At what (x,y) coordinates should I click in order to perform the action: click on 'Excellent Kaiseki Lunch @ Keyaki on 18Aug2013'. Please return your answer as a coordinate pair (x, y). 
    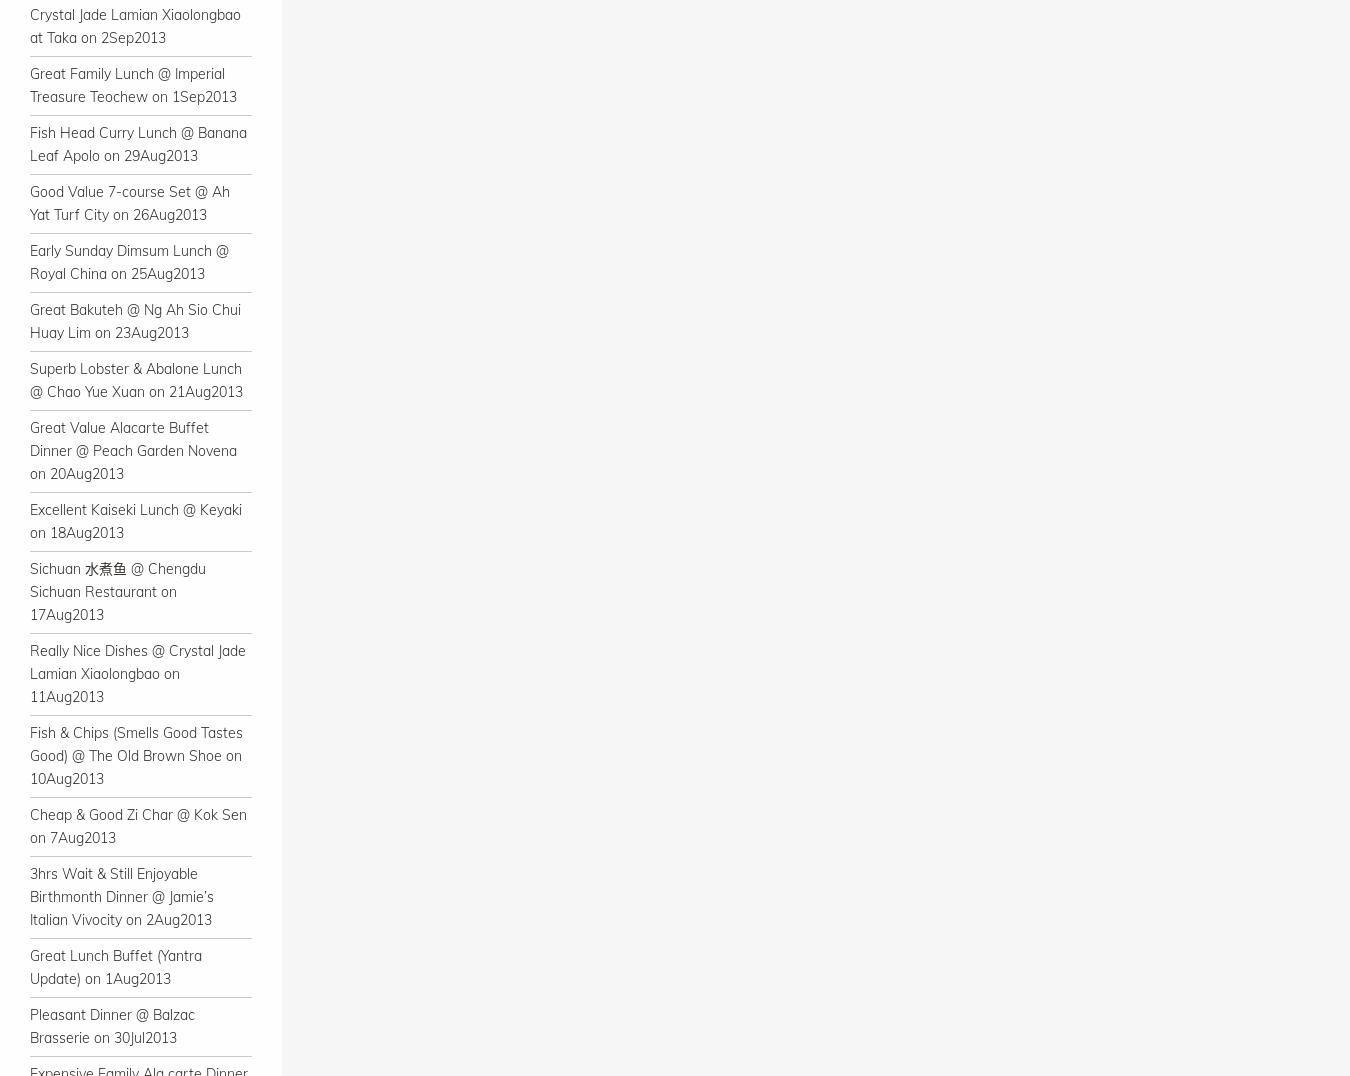
    Looking at the image, I should click on (135, 521).